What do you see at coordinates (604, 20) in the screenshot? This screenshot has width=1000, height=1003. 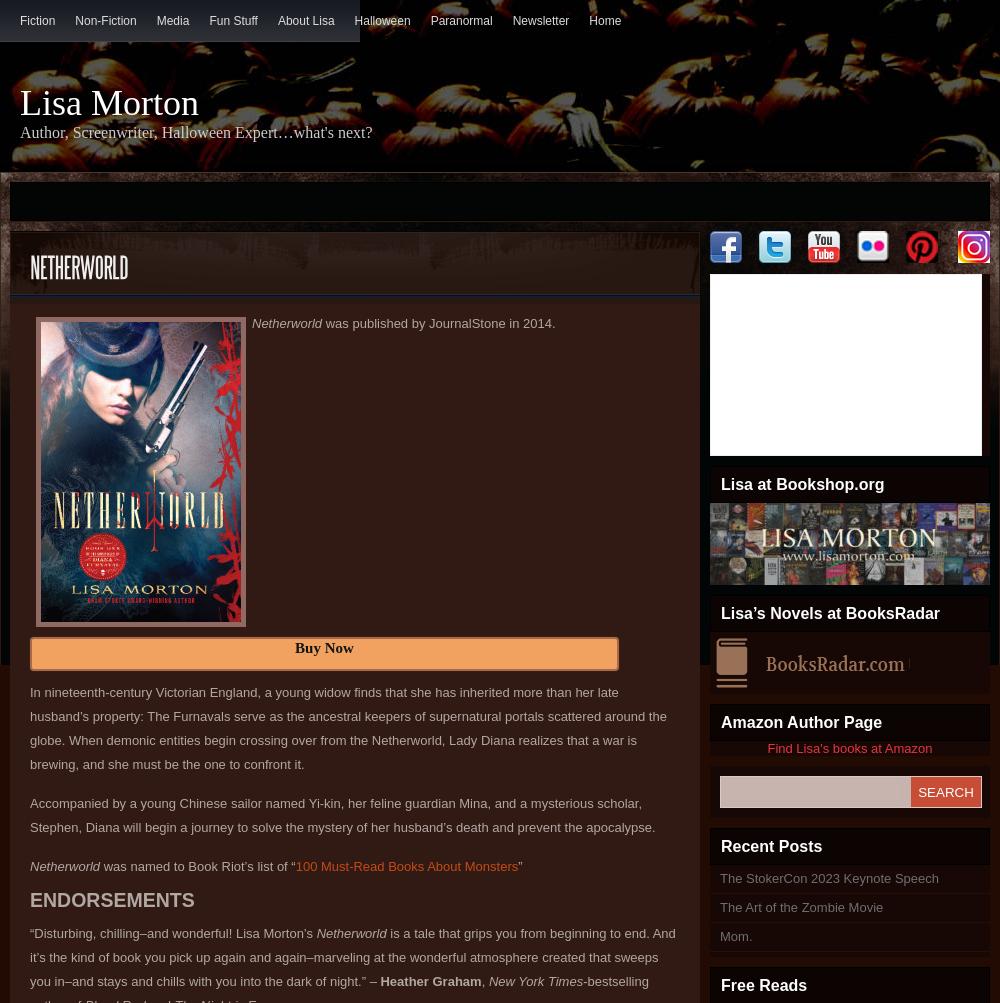 I see `'Home'` at bounding box center [604, 20].